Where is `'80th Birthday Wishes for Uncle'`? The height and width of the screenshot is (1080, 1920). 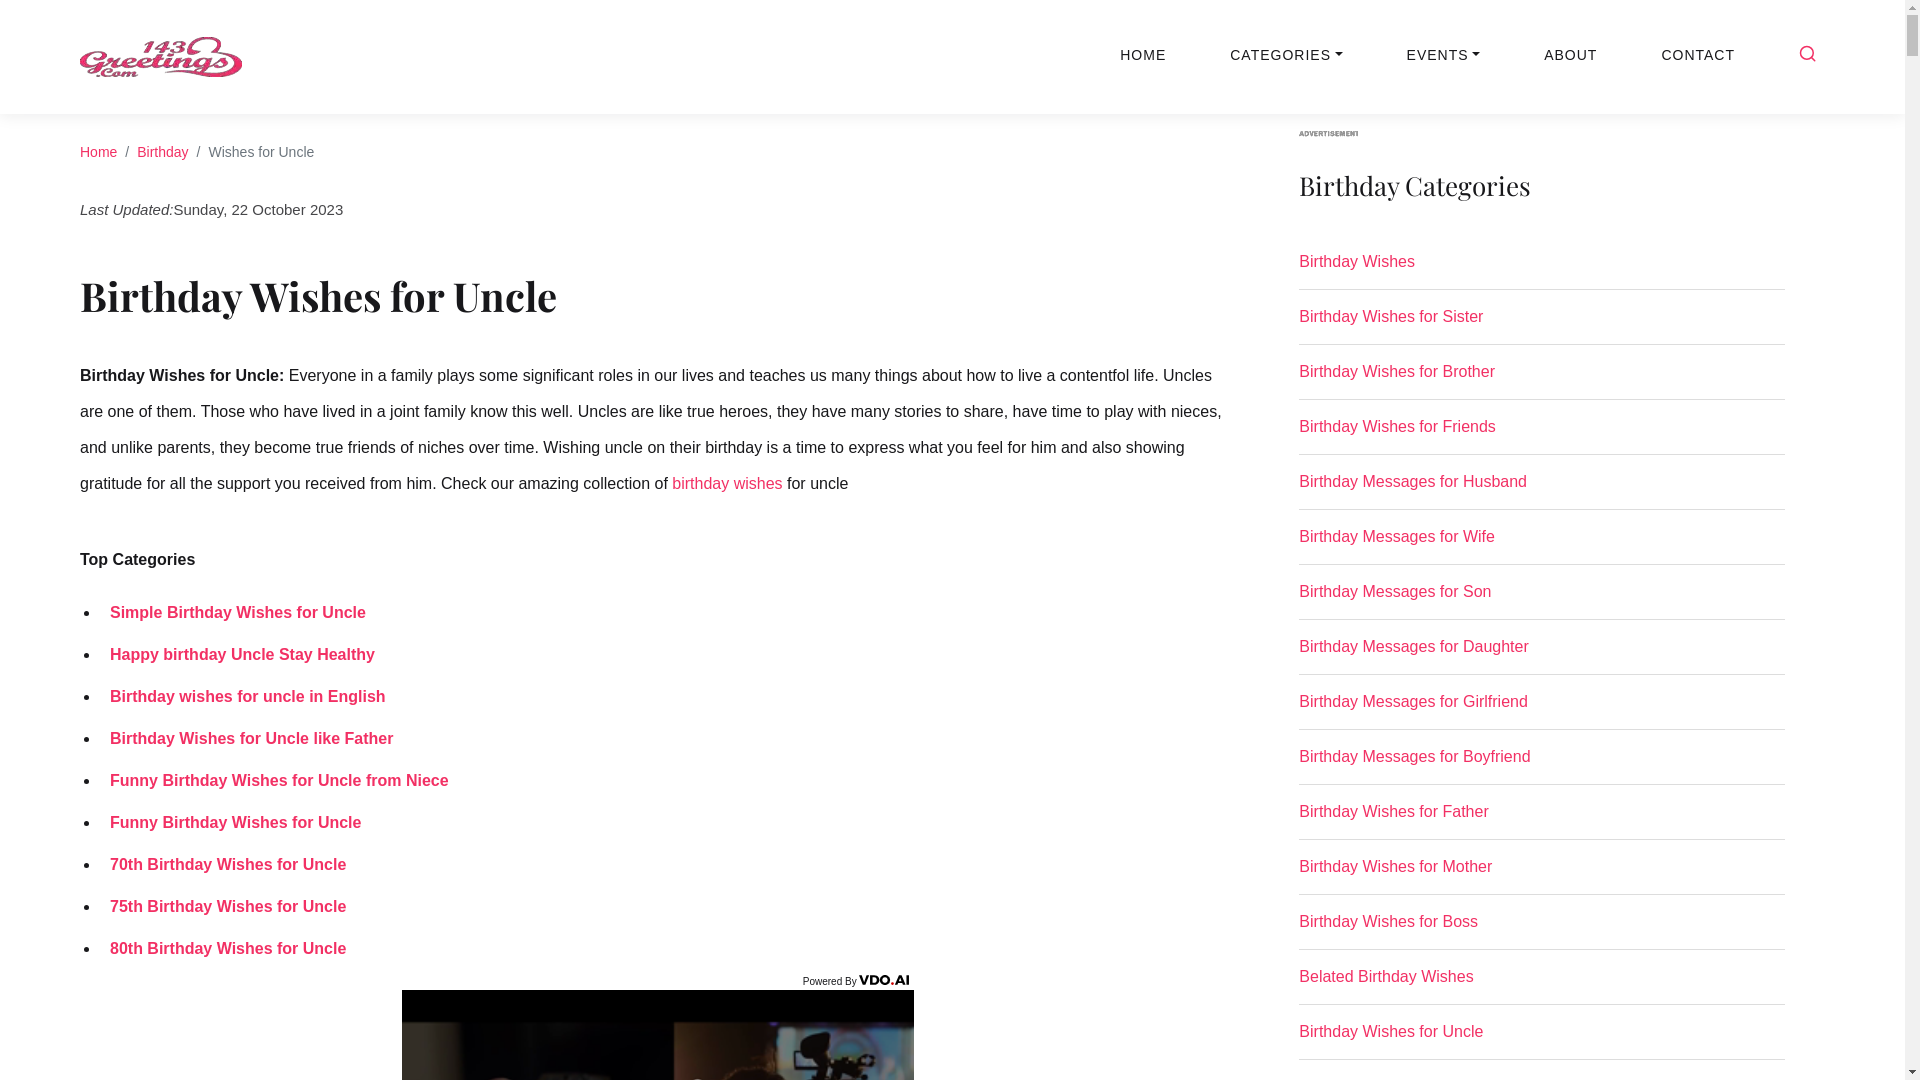 '80th Birthday Wishes for Uncle' is located at coordinates (222, 947).